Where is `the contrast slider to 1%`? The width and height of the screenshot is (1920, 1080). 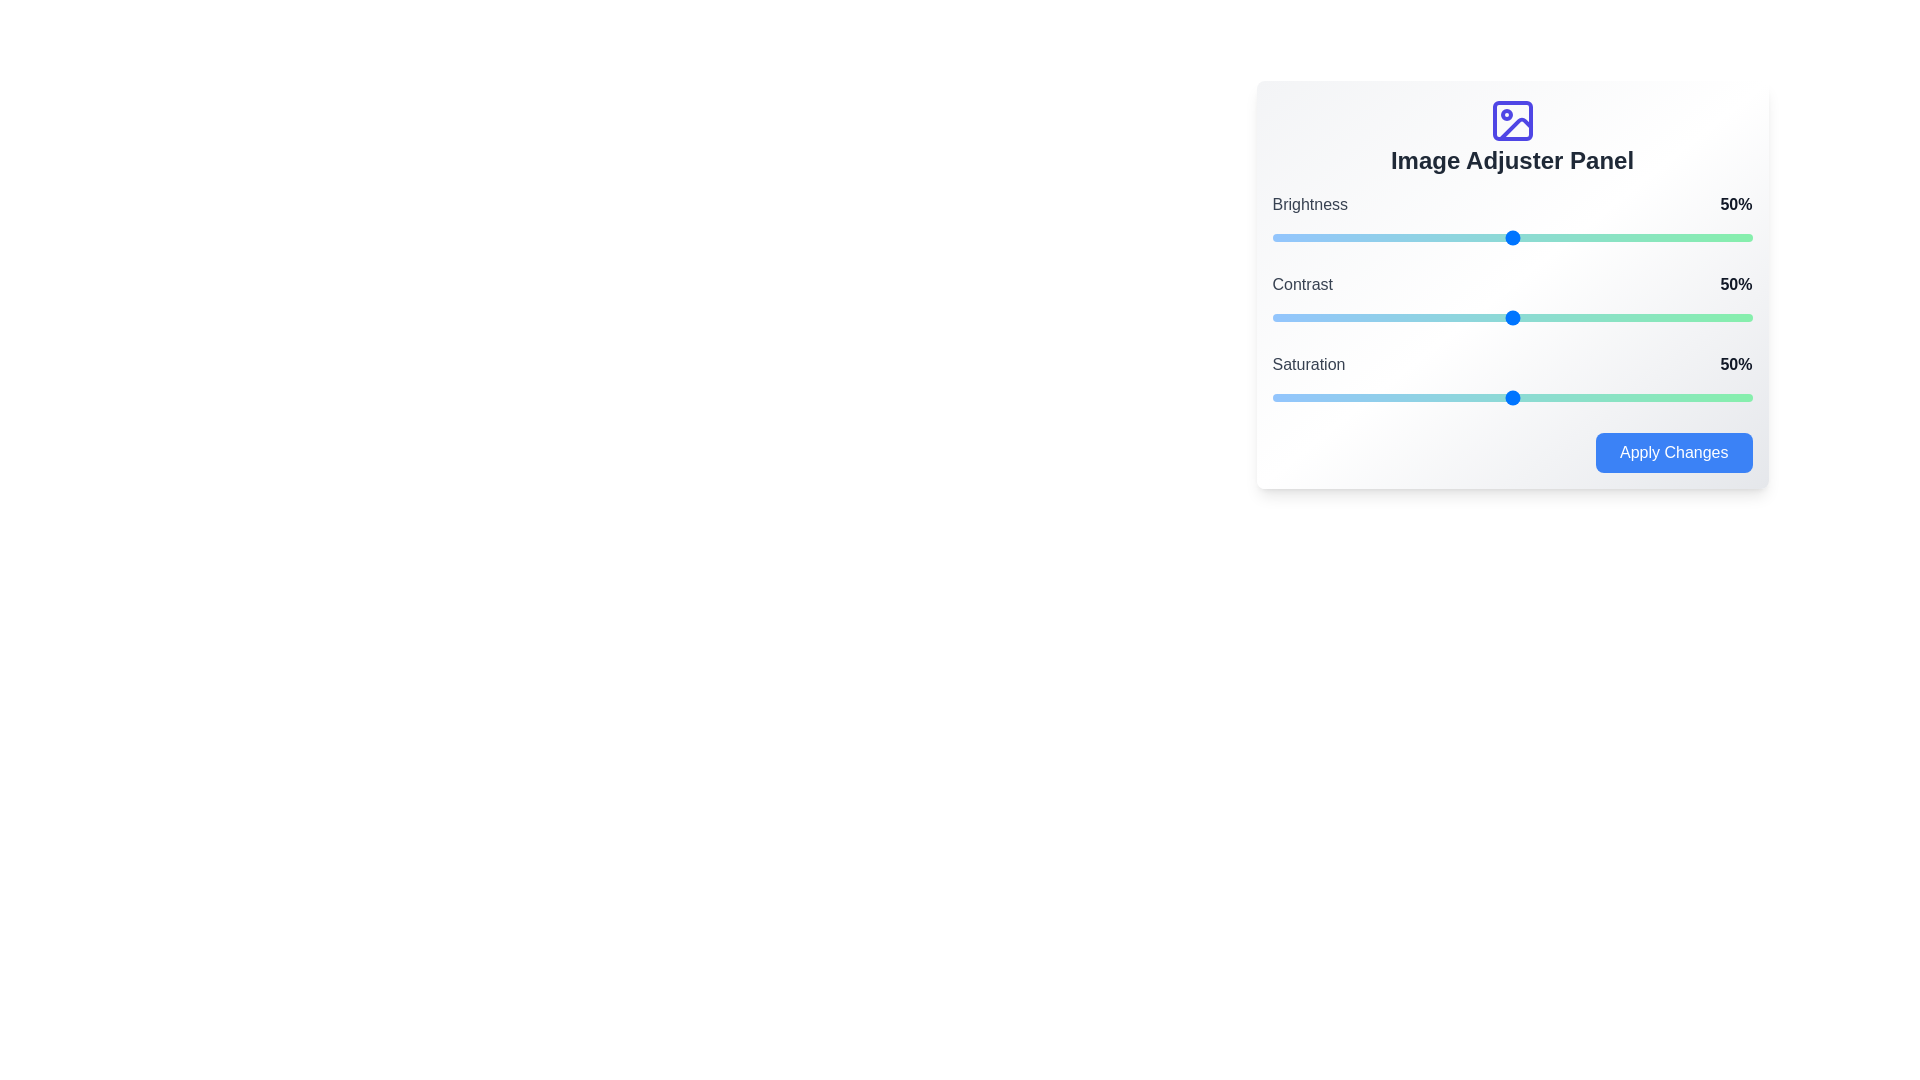 the contrast slider to 1% is located at coordinates (1276, 316).